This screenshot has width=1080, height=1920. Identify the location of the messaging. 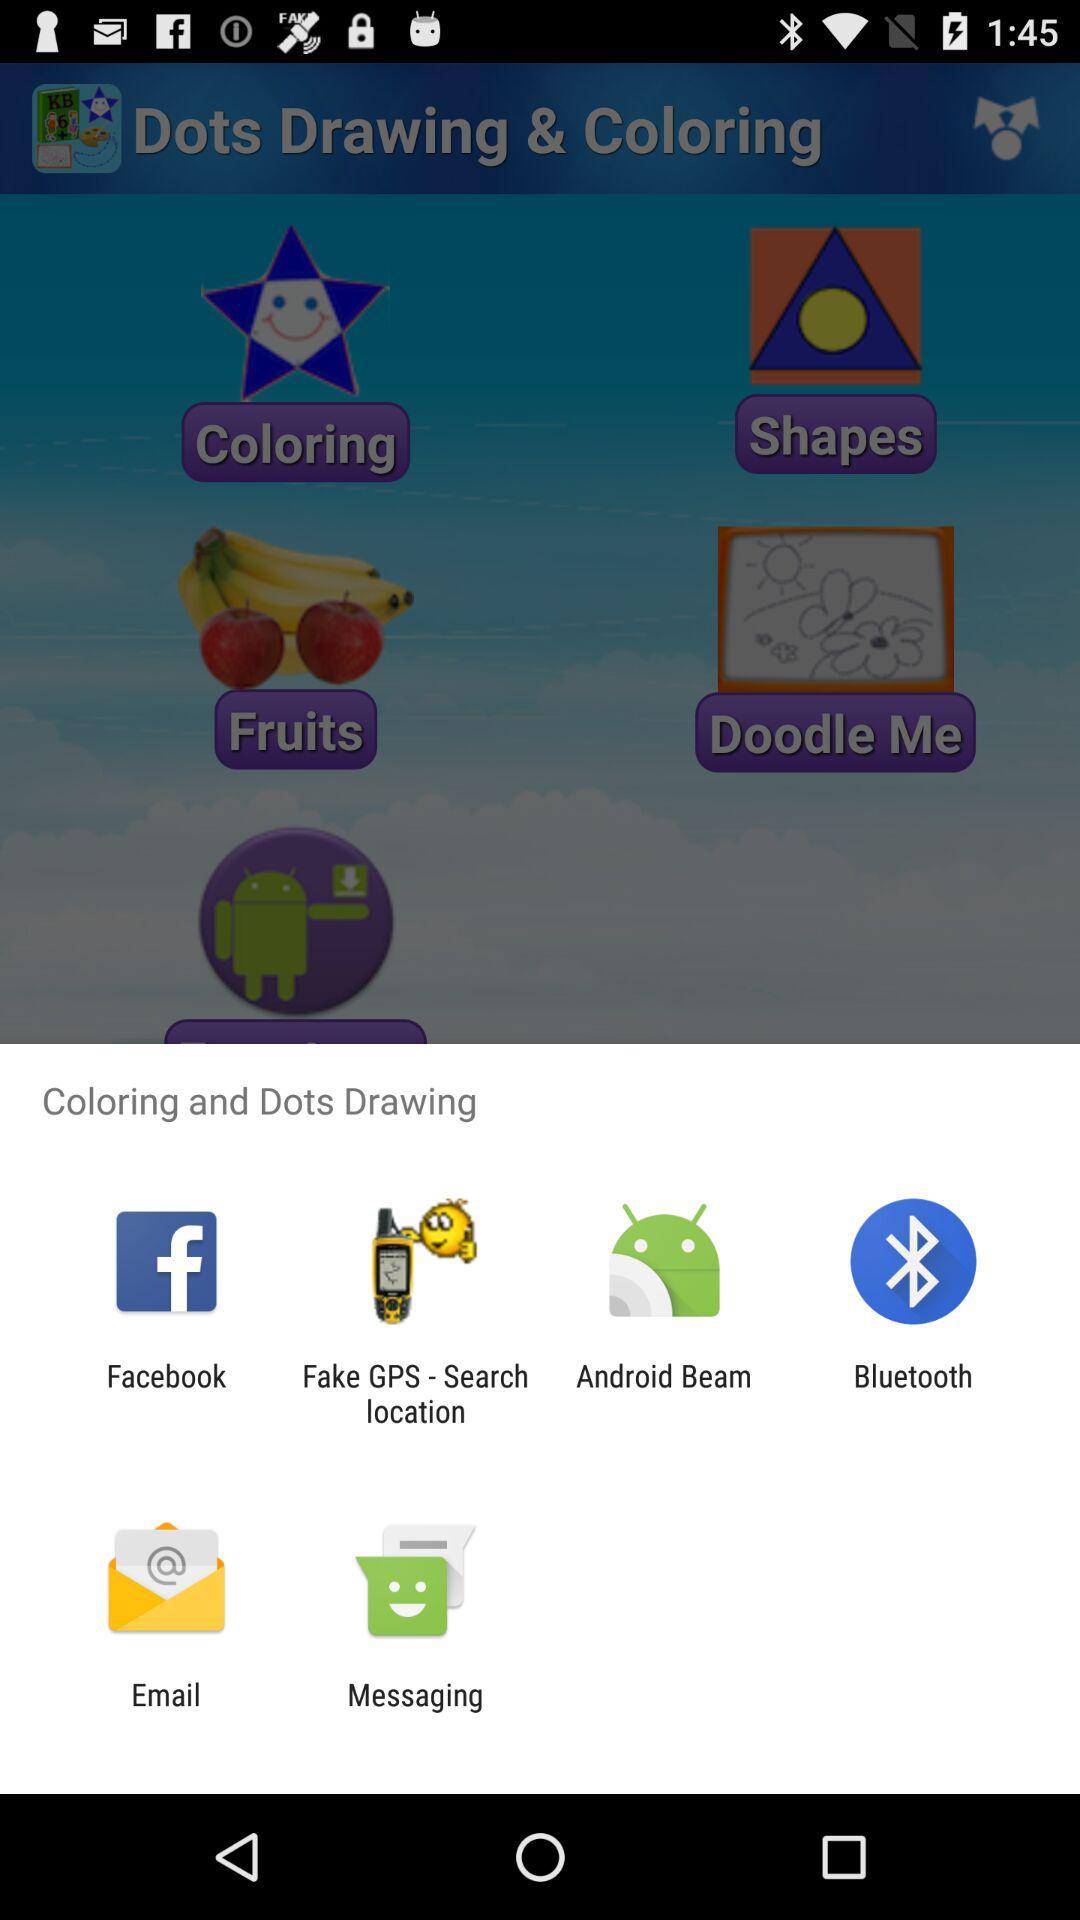
(414, 1711).